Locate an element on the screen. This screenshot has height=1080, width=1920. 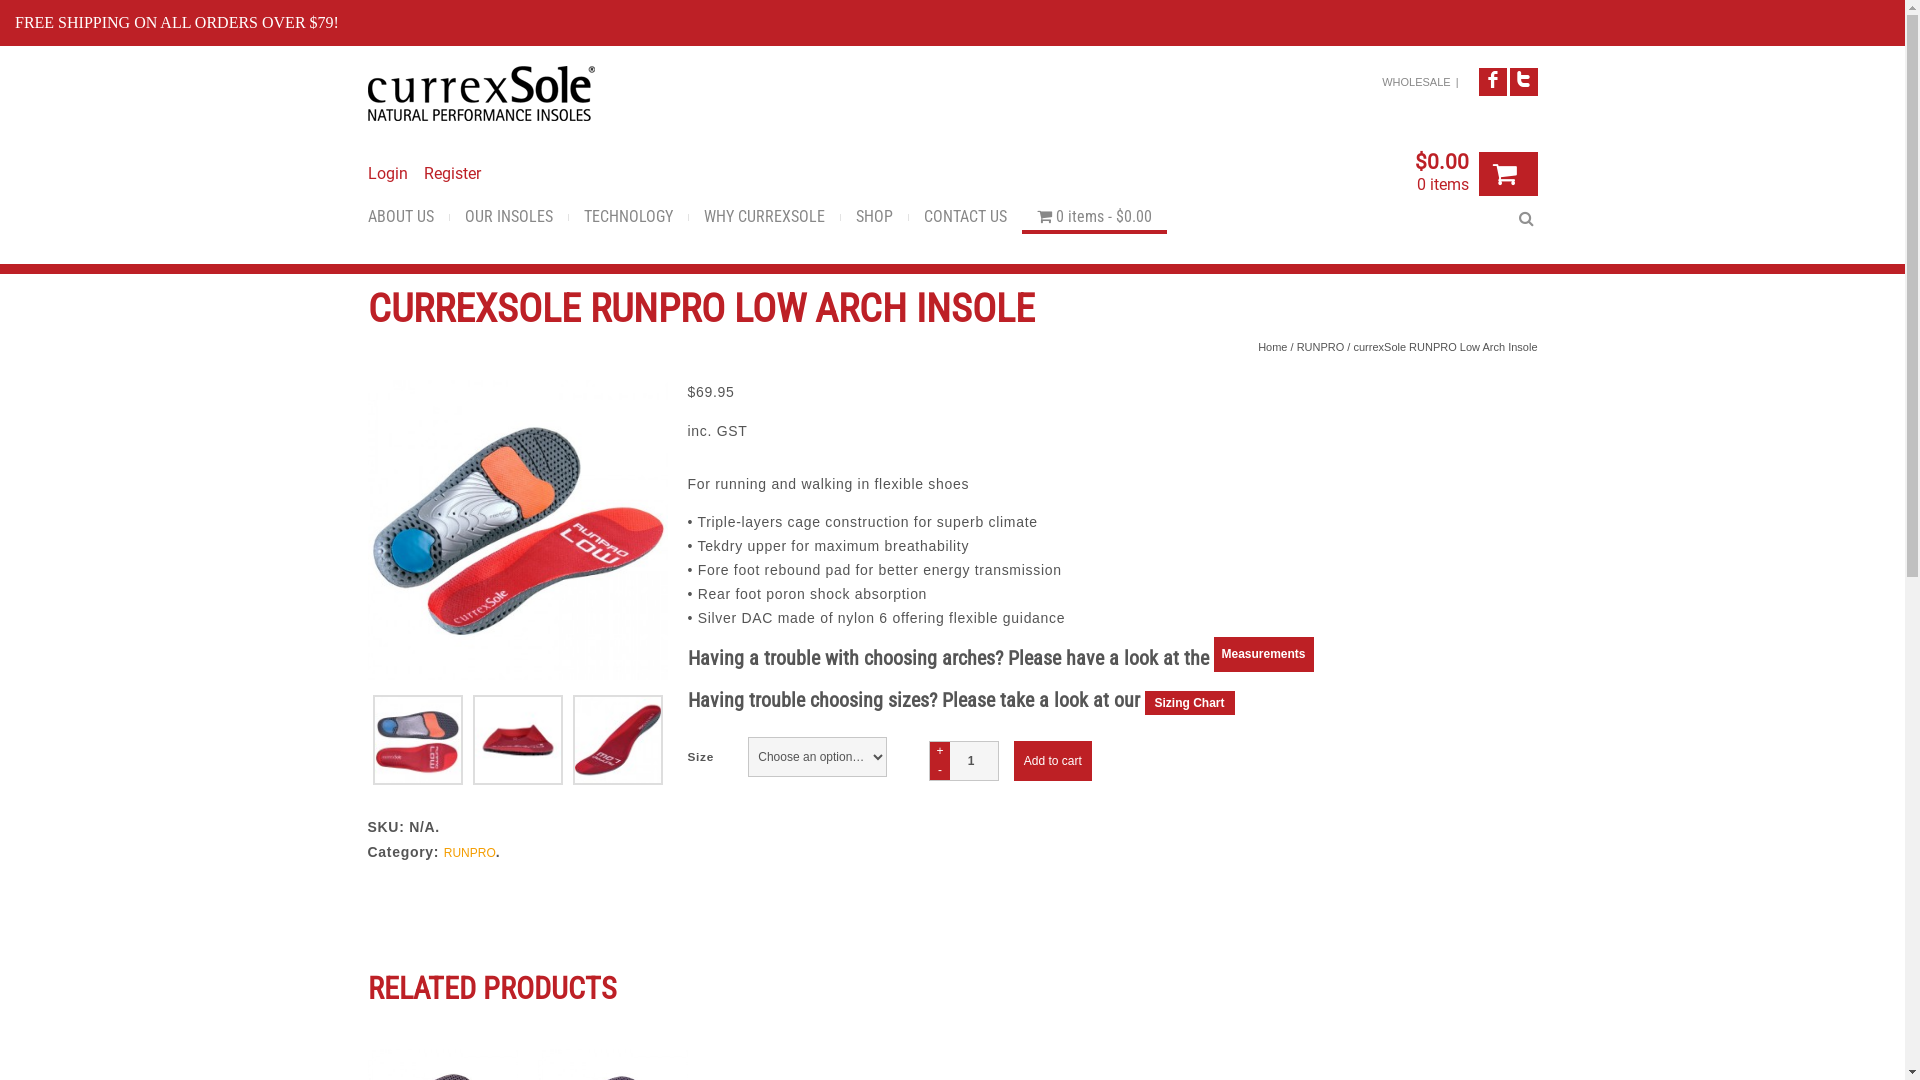
'WHOLESALE' is located at coordinates (1381, 80).